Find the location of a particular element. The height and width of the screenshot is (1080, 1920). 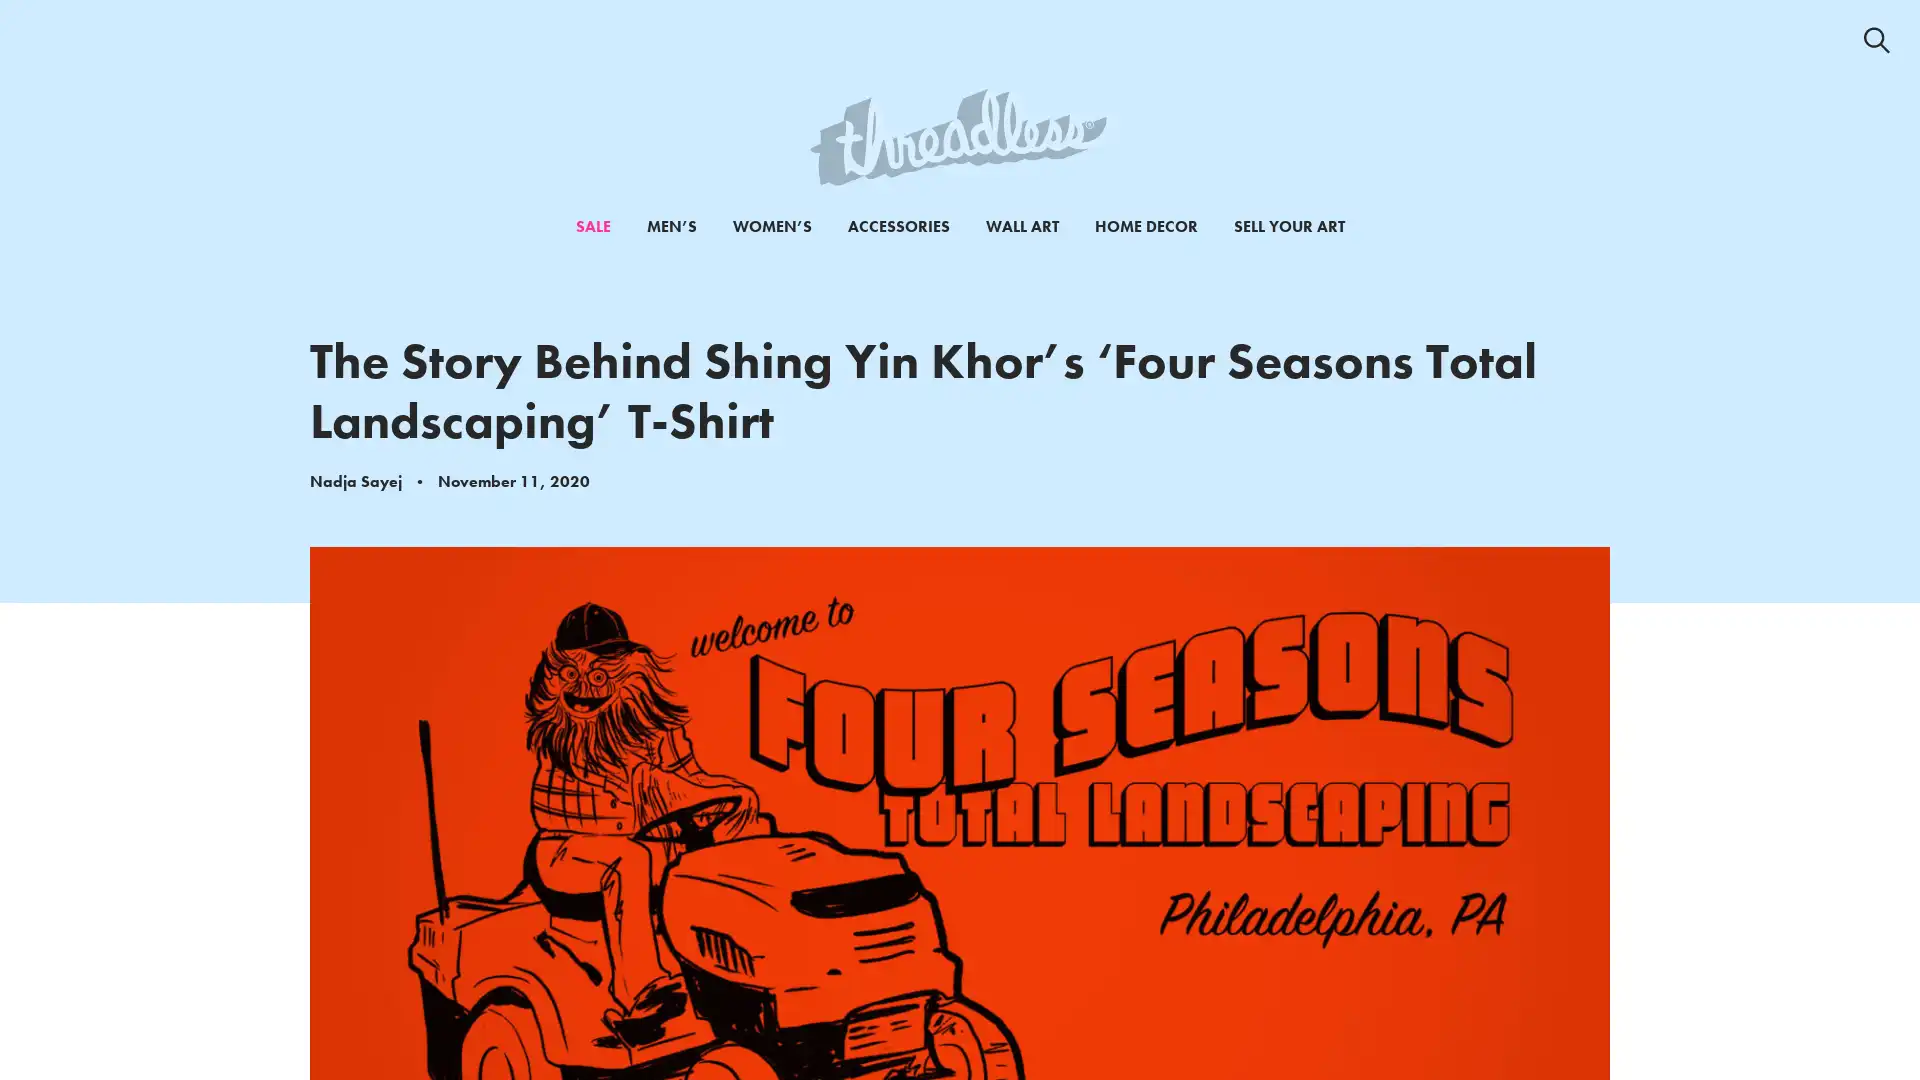

Search is located at coordinates (1837, 58).